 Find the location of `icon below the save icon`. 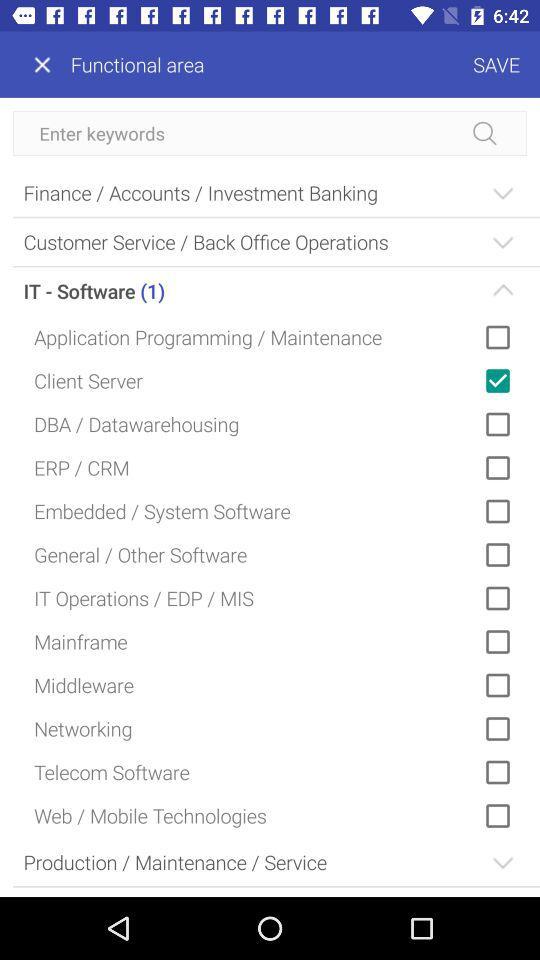

icon below the save icon is located at coordinates (270, 132).